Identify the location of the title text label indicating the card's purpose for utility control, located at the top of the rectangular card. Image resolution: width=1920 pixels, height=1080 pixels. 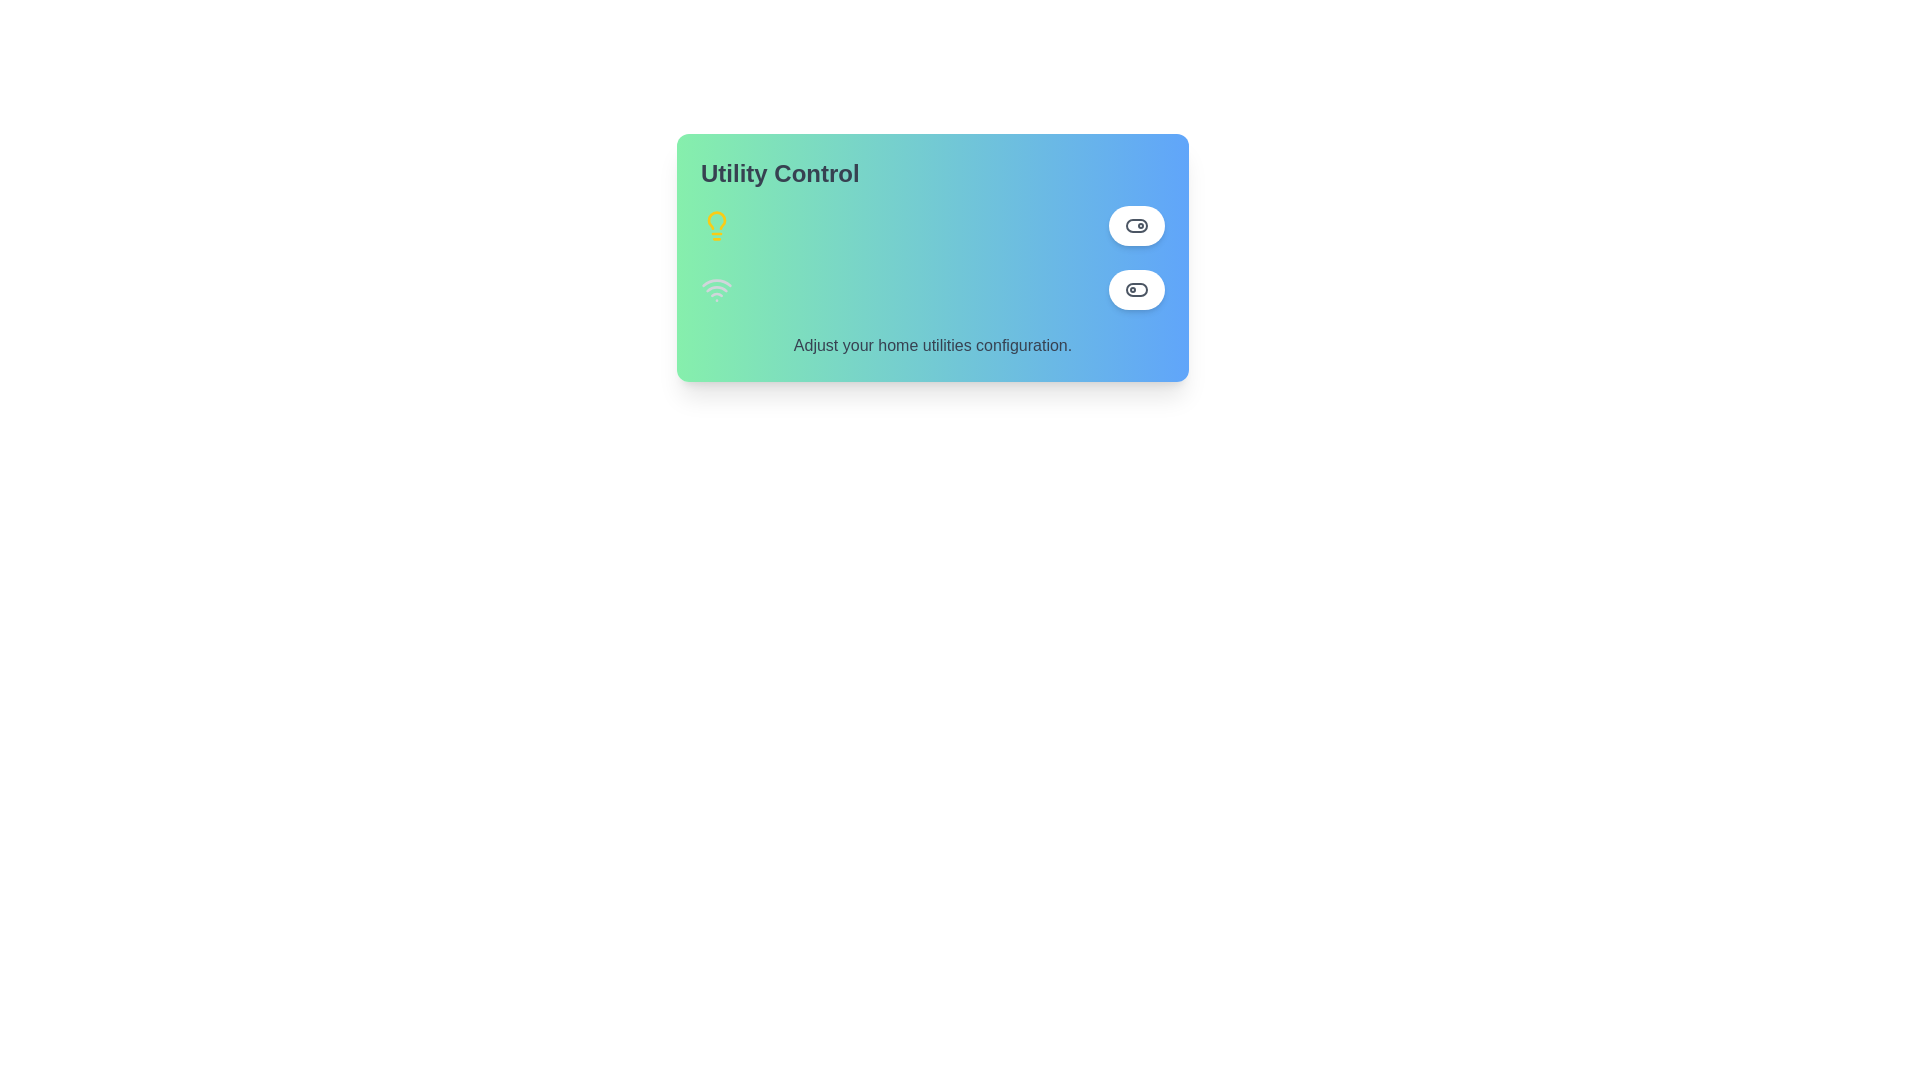
(779, 172).